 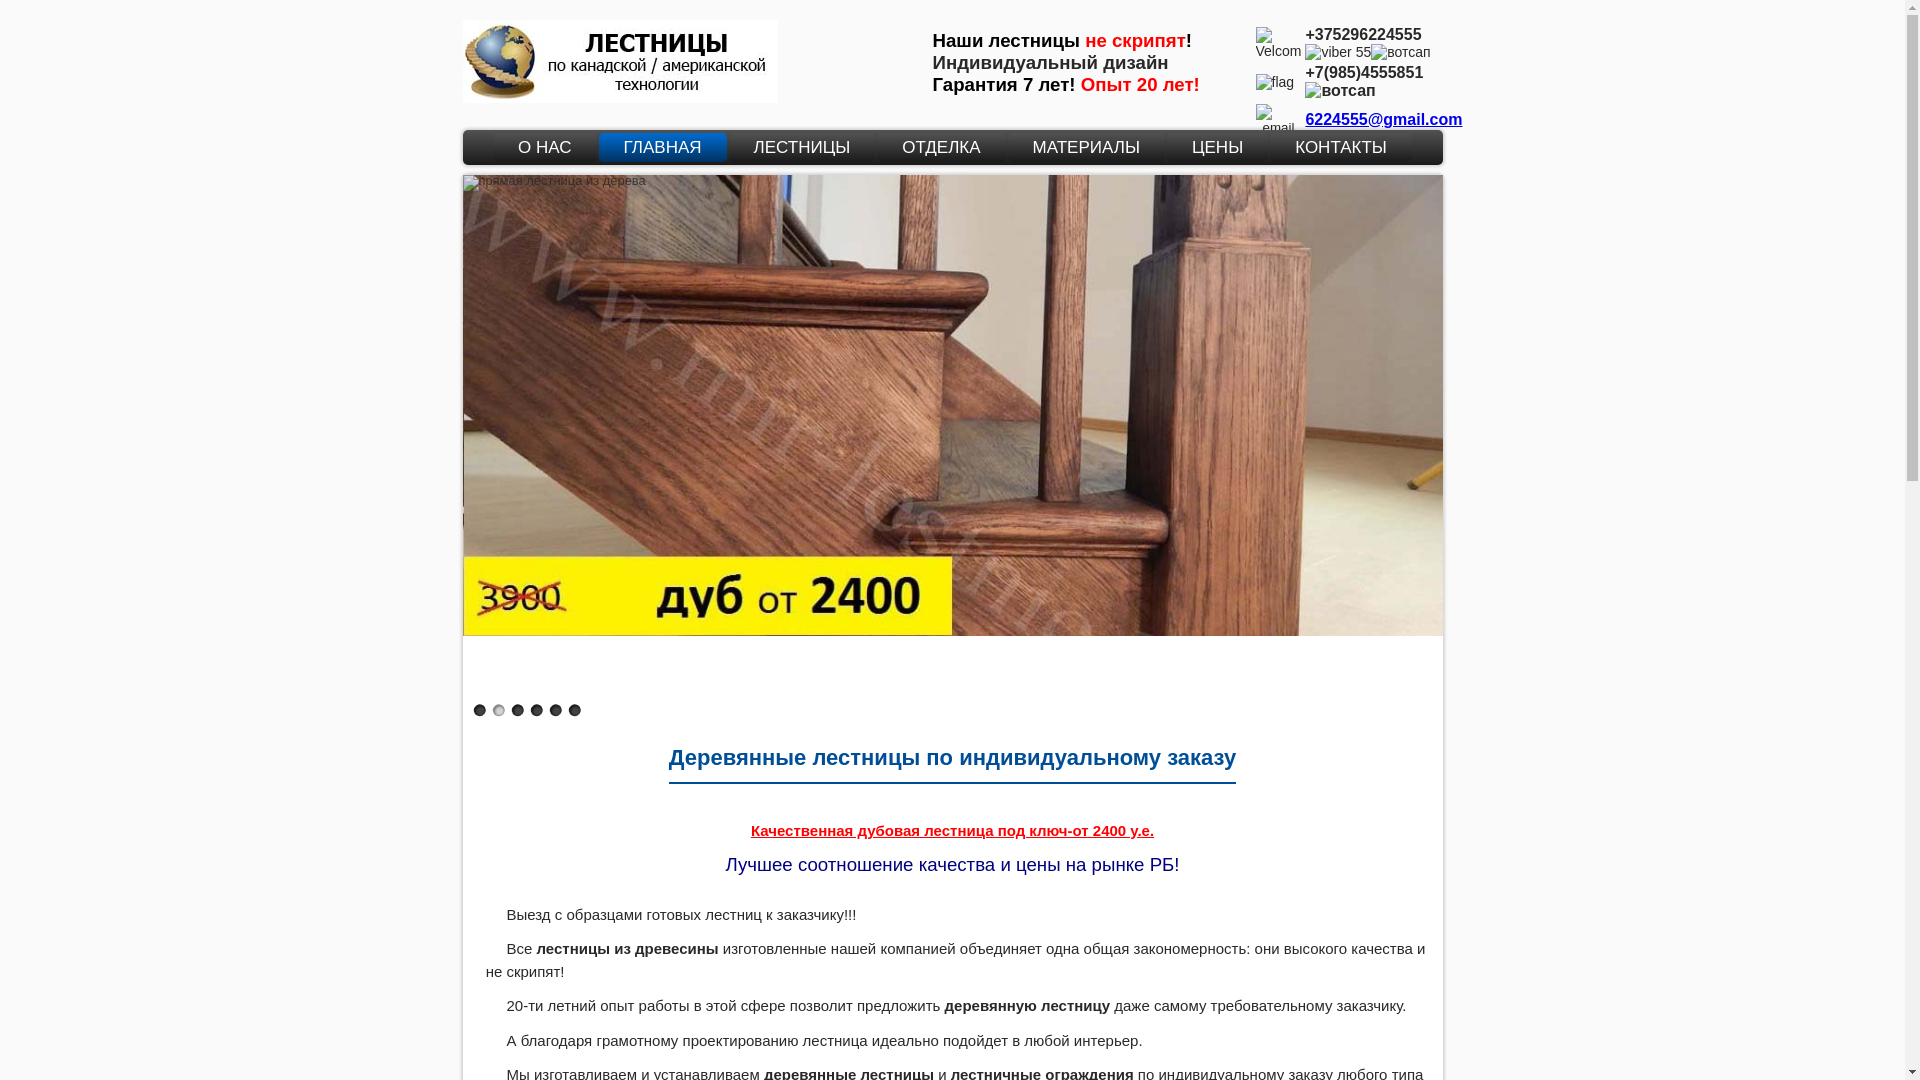 What do you see at coordinates (1382, 118) in the screenshot?
I see `'6224555@gmail.com'` at bounding box center [1382, 118].